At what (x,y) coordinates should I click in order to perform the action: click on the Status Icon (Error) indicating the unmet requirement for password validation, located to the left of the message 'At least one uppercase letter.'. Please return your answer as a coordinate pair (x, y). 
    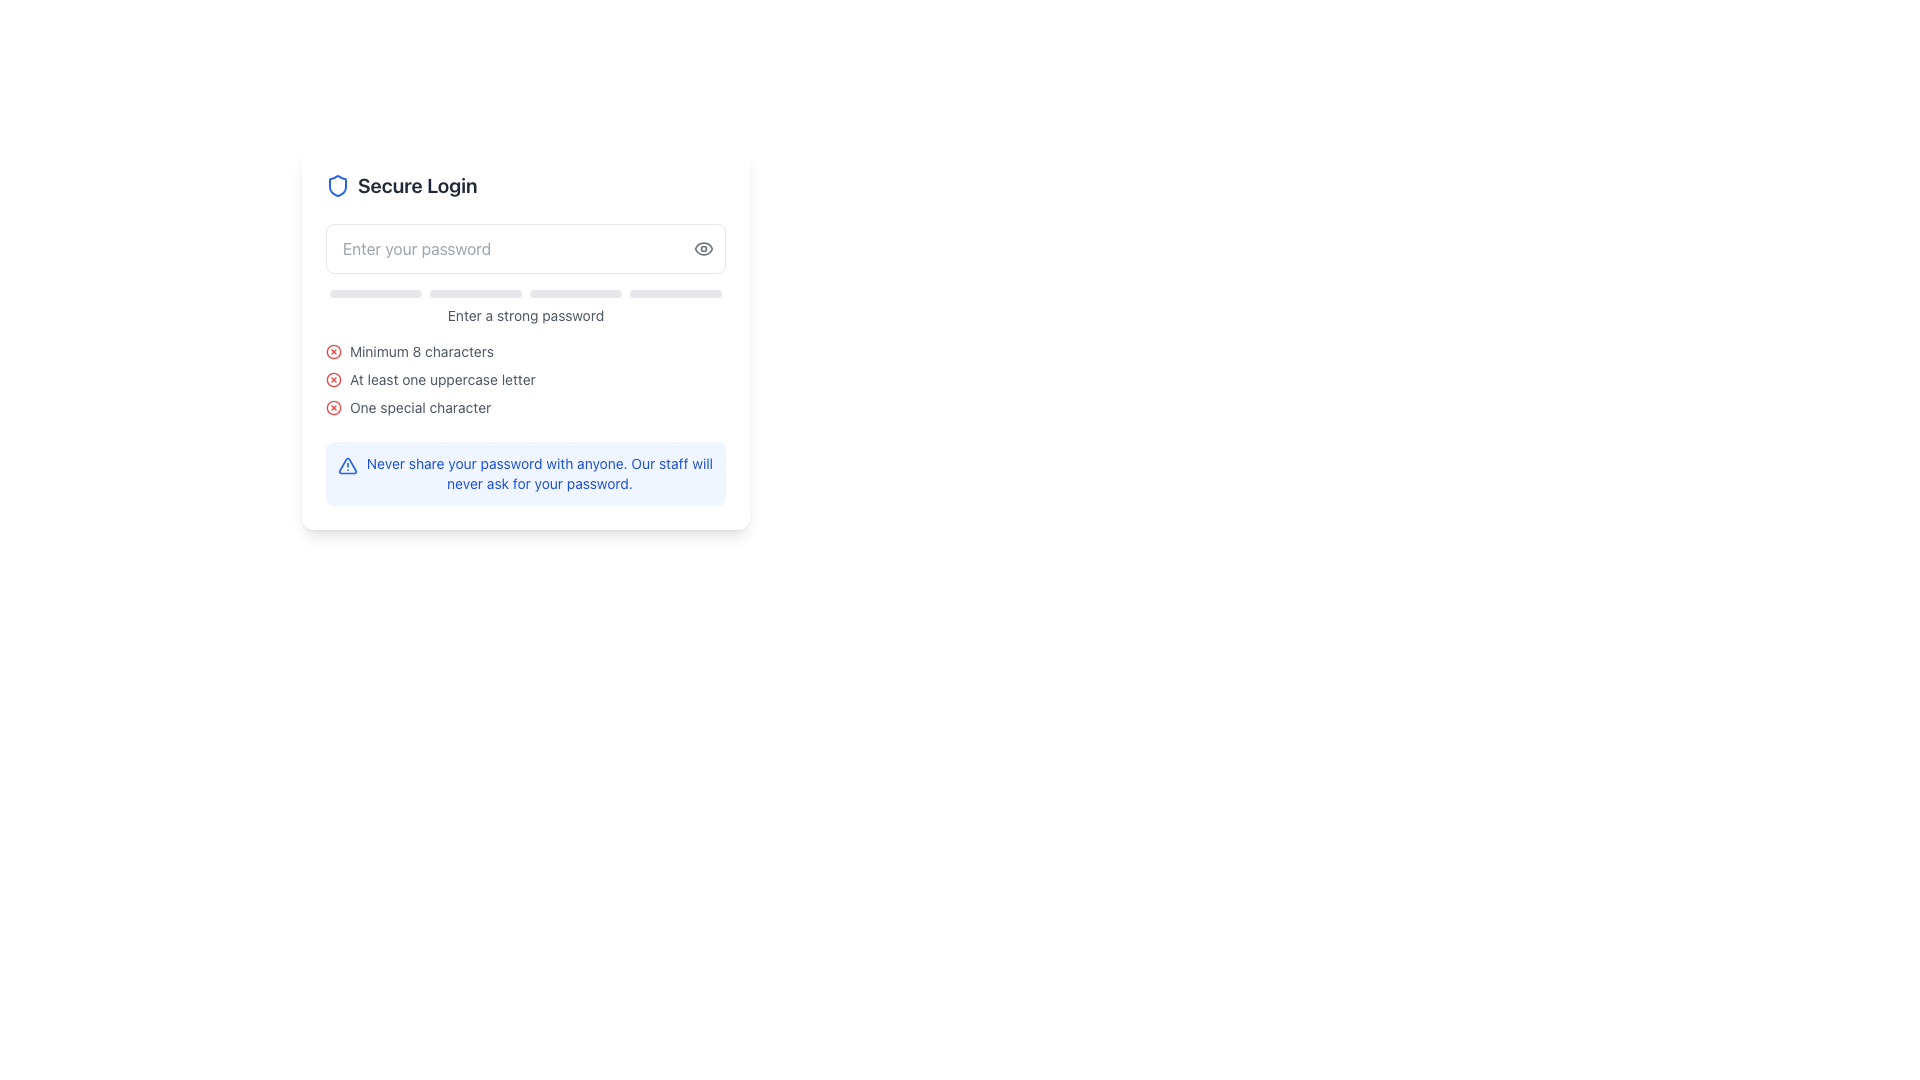
    Looking at the image, I should click on (334, 380).